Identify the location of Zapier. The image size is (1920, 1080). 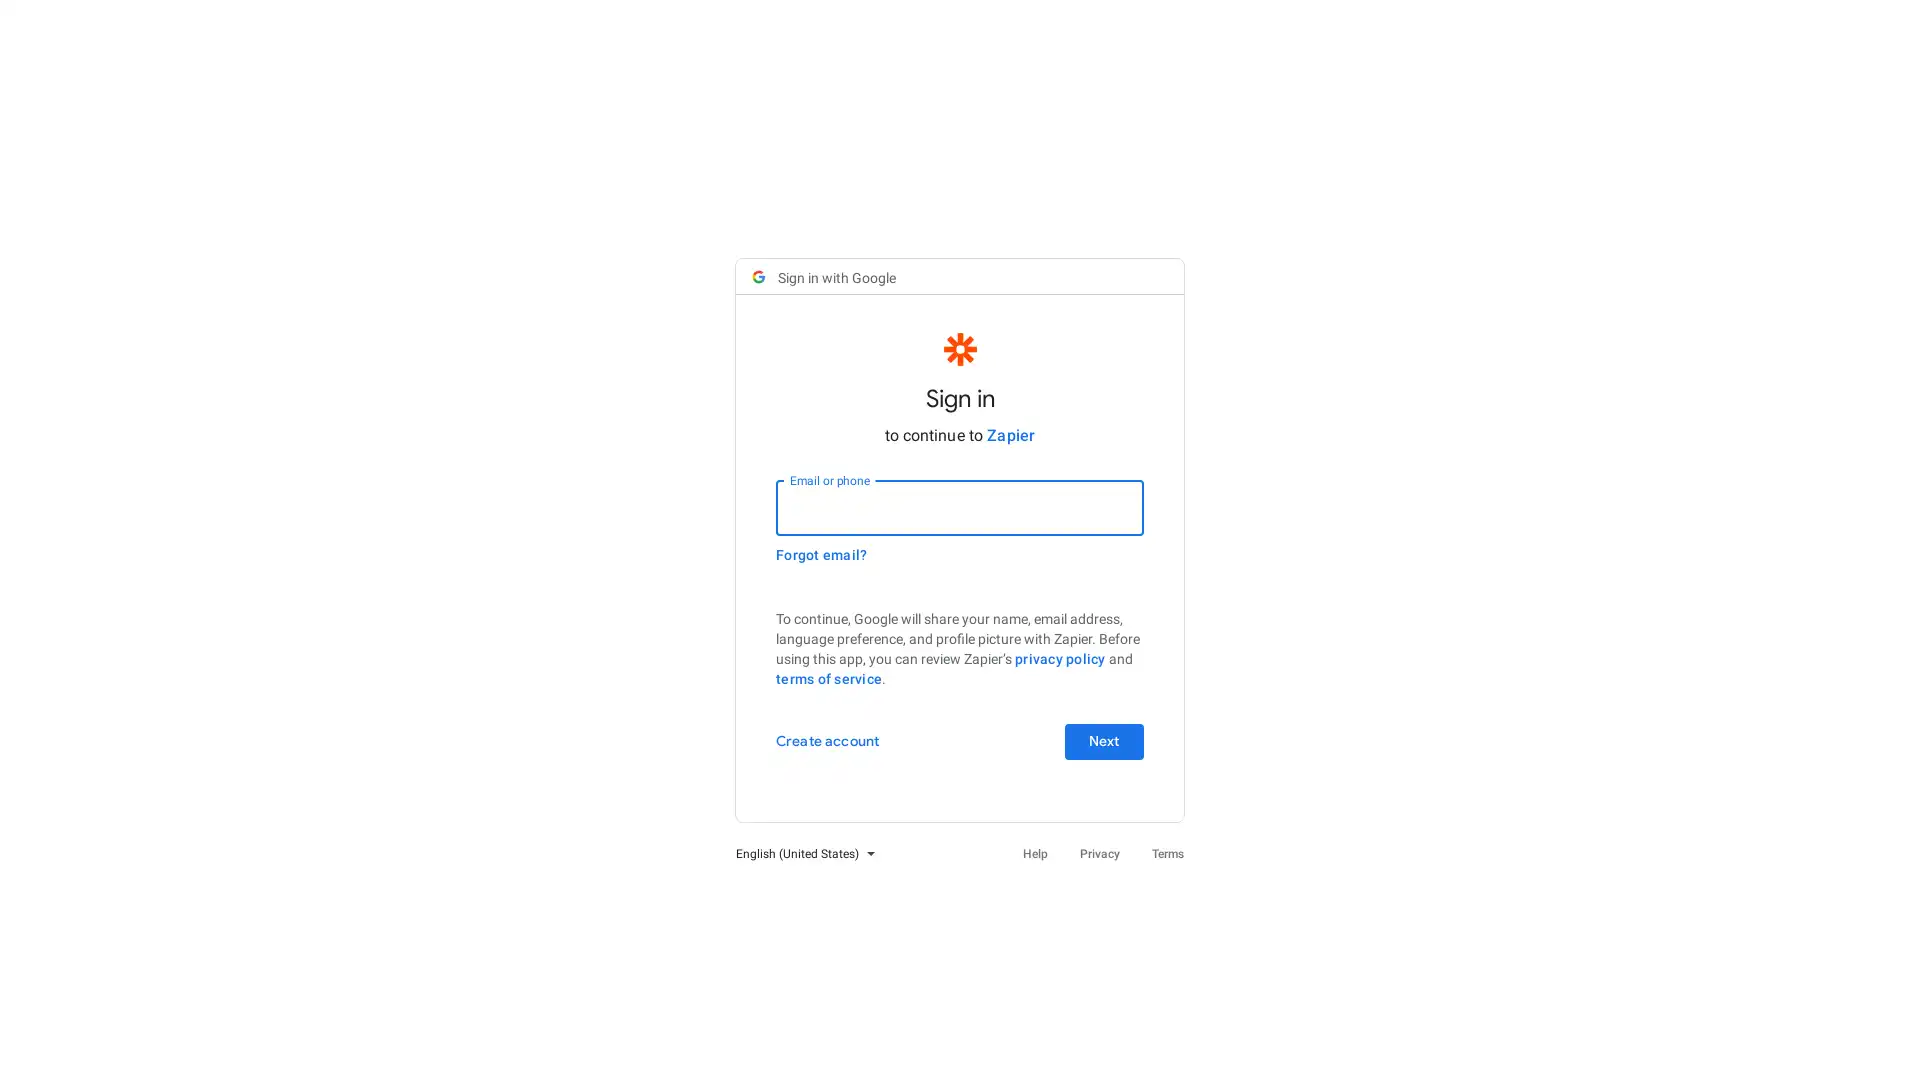
(1011, 433).